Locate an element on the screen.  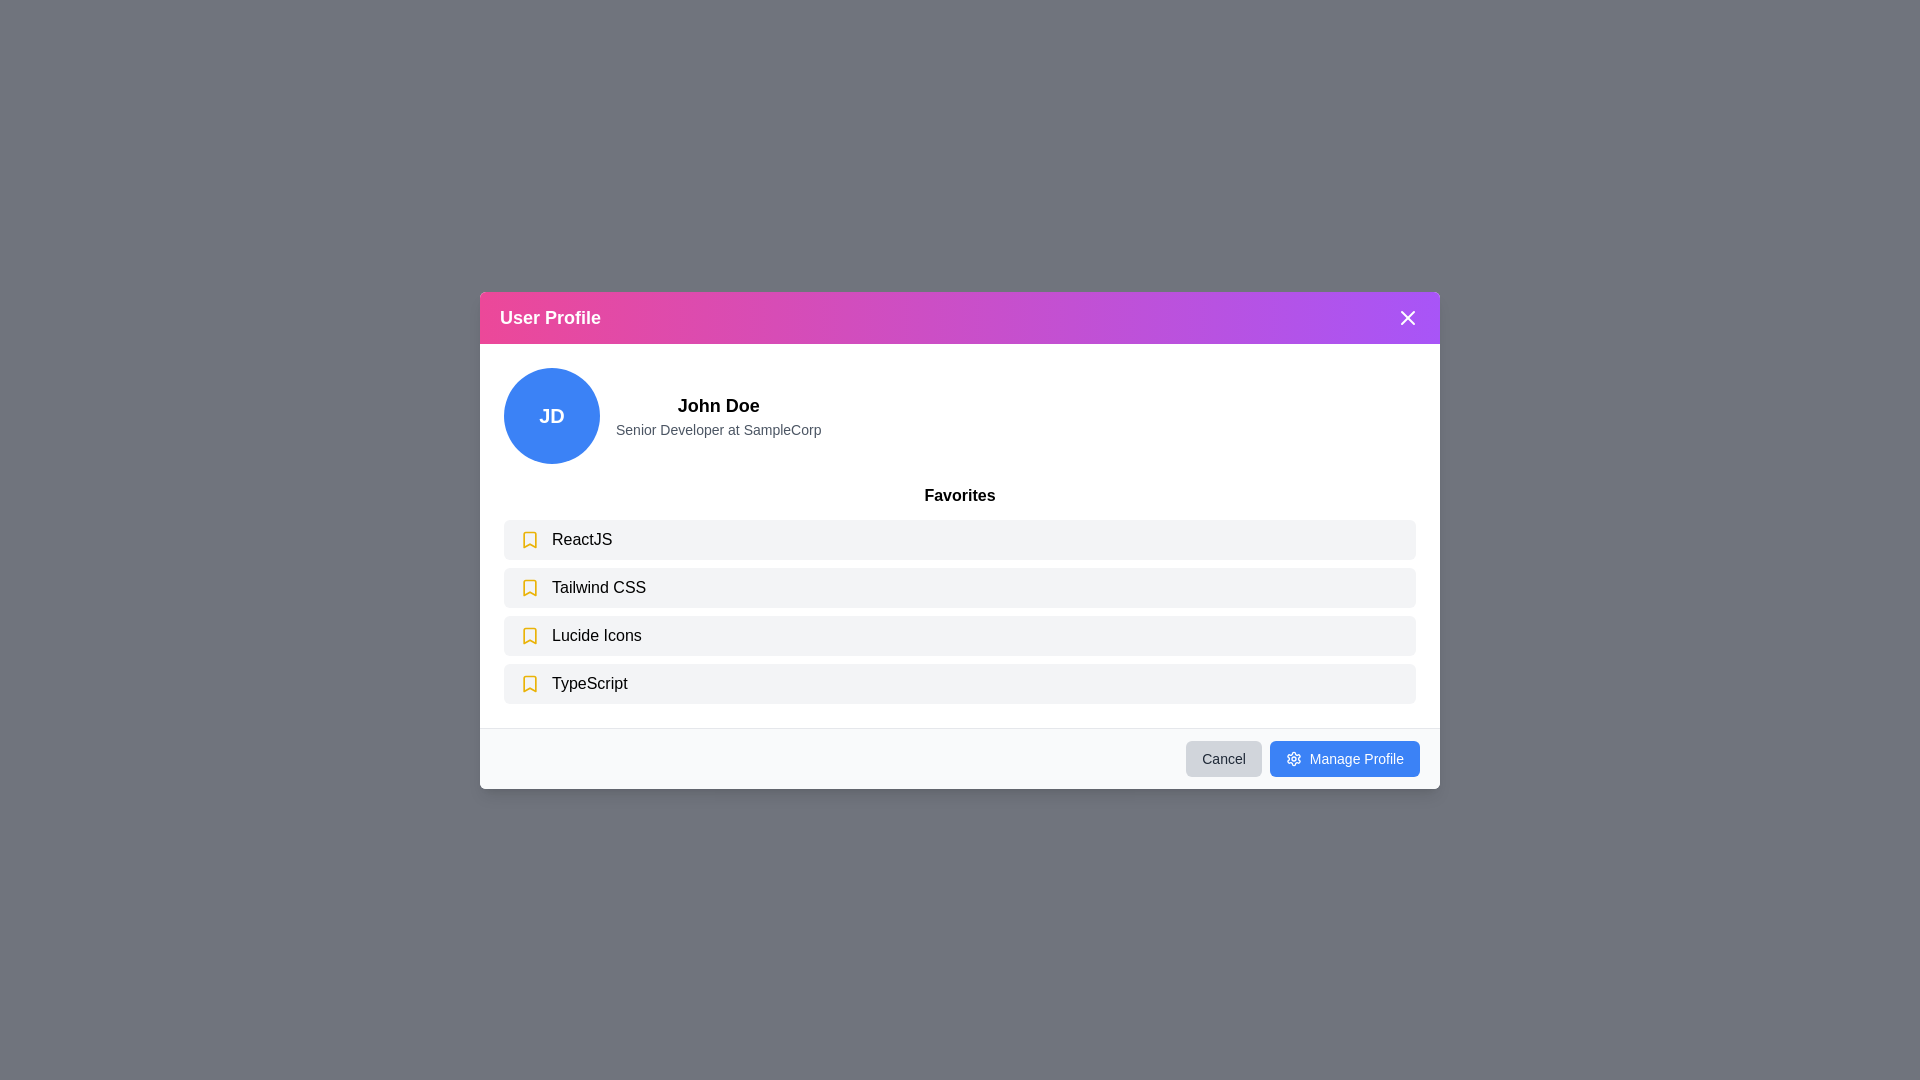
the close button styled as an 'X' icon, which has a white stroke on a purple background, located in the top-right corner of the 'User Profile' header is located at coordinates (1406, 316).